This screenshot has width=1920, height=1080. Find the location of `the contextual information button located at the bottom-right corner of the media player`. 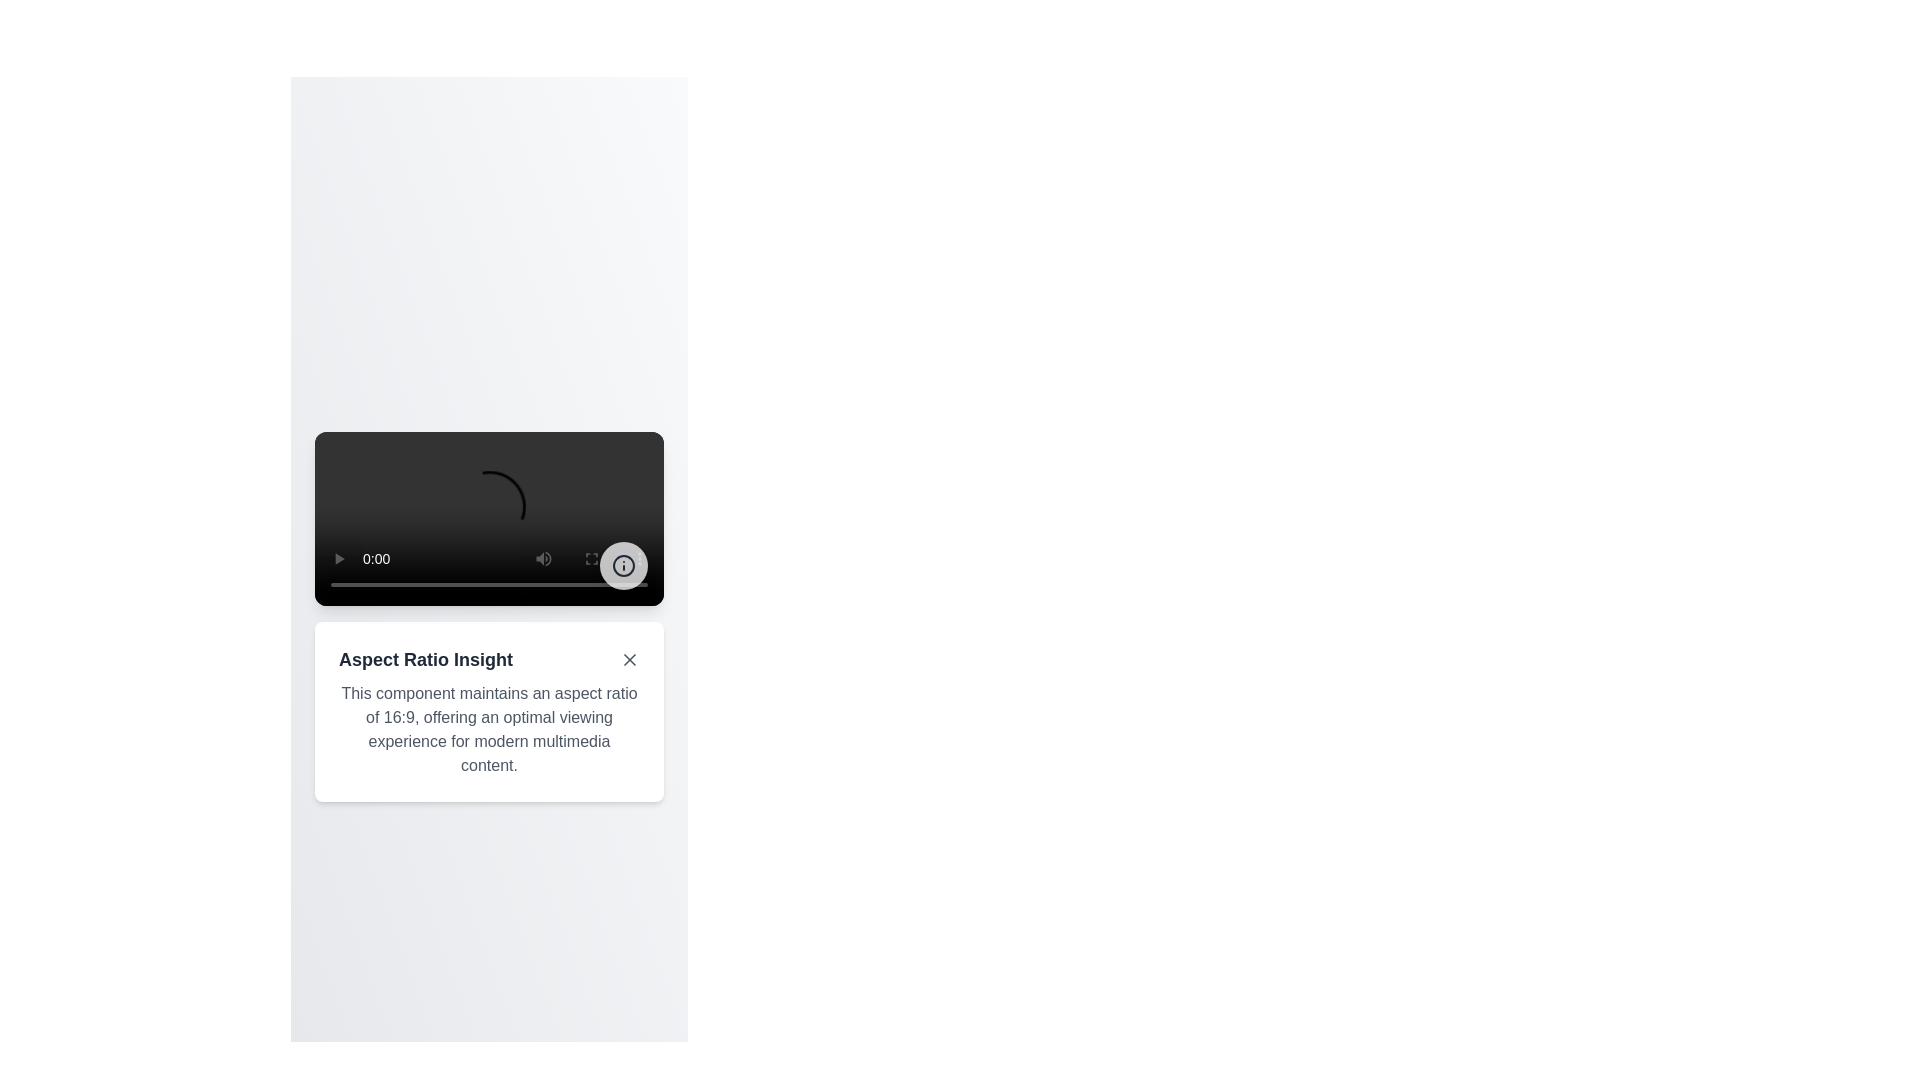

the contextual information button located at the bottom-right corner of the media player is located at coordinates (623, 566).